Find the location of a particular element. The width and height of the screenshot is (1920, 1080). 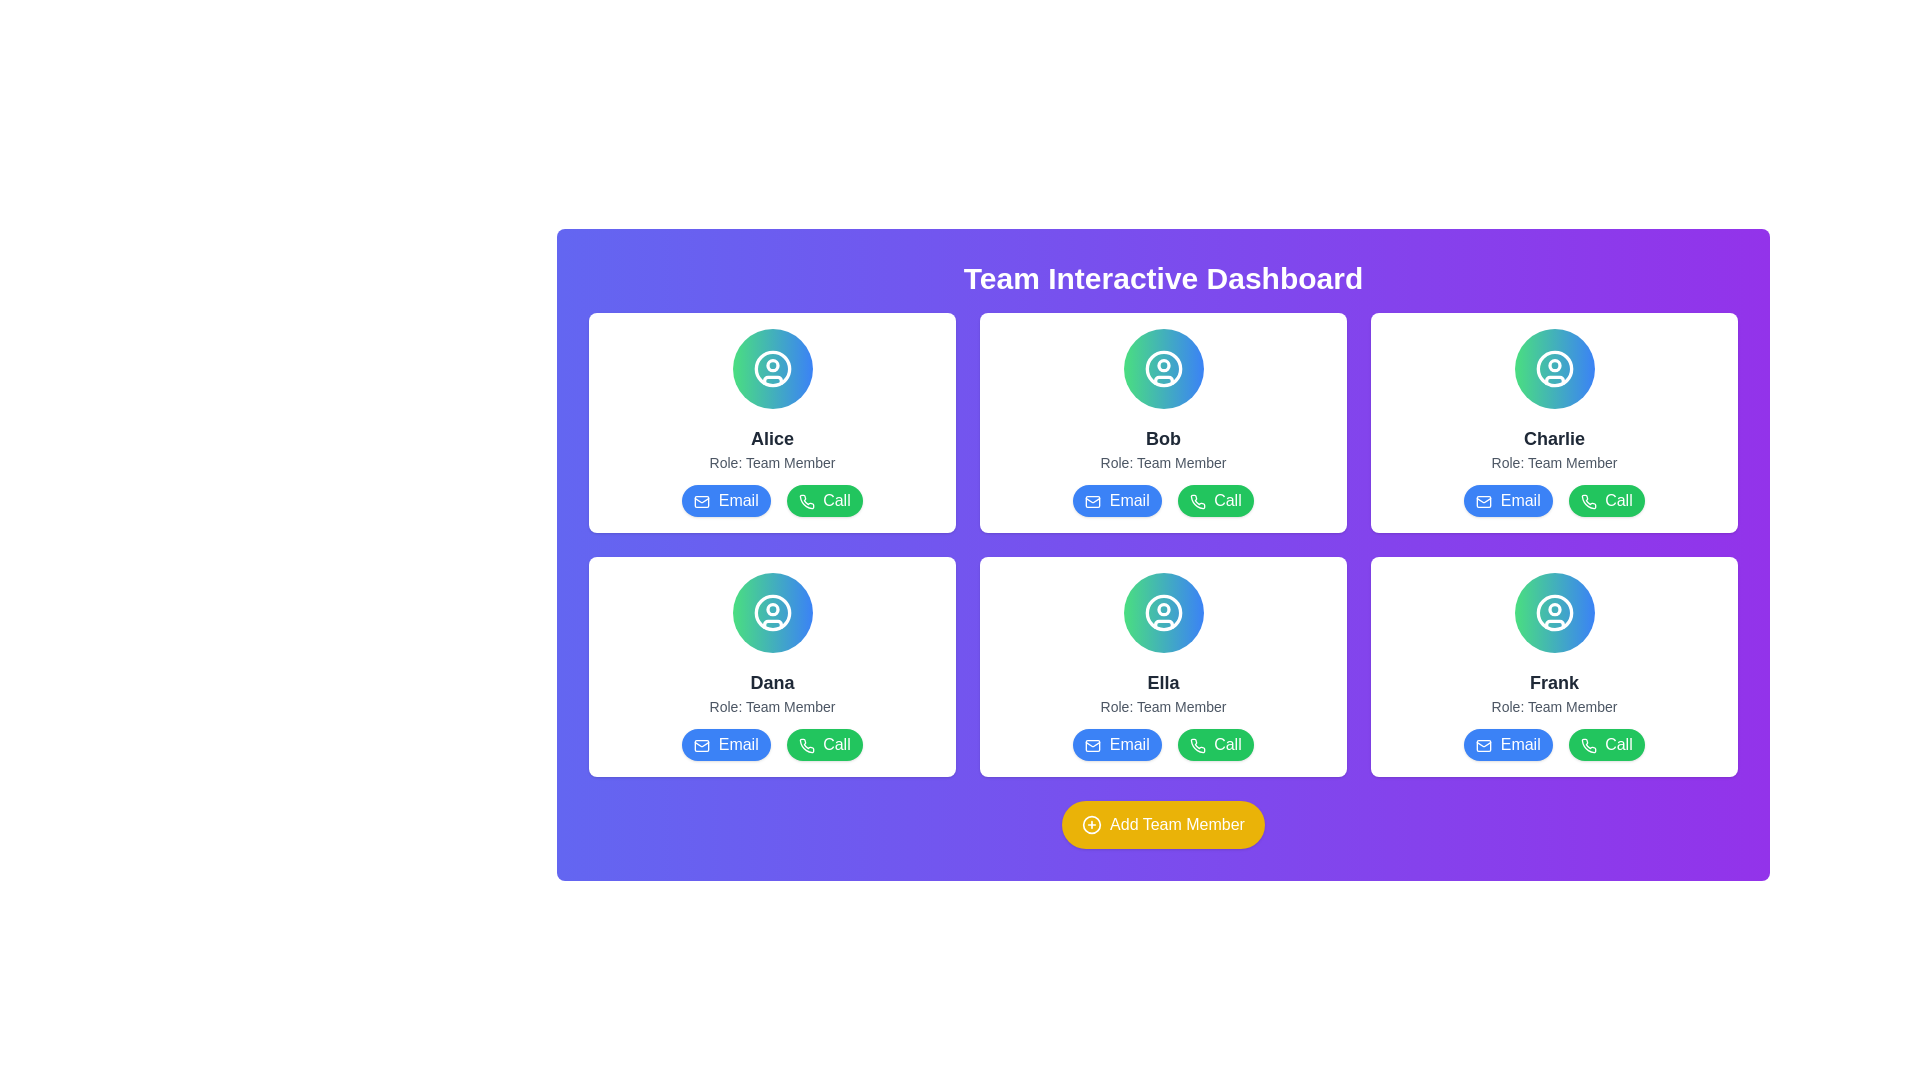

the Static Text displaying the role information for the associated individual, located below the title 'Frank' and above the buttons 'Email' and 'Call' is located at coordinates (1553, 705).